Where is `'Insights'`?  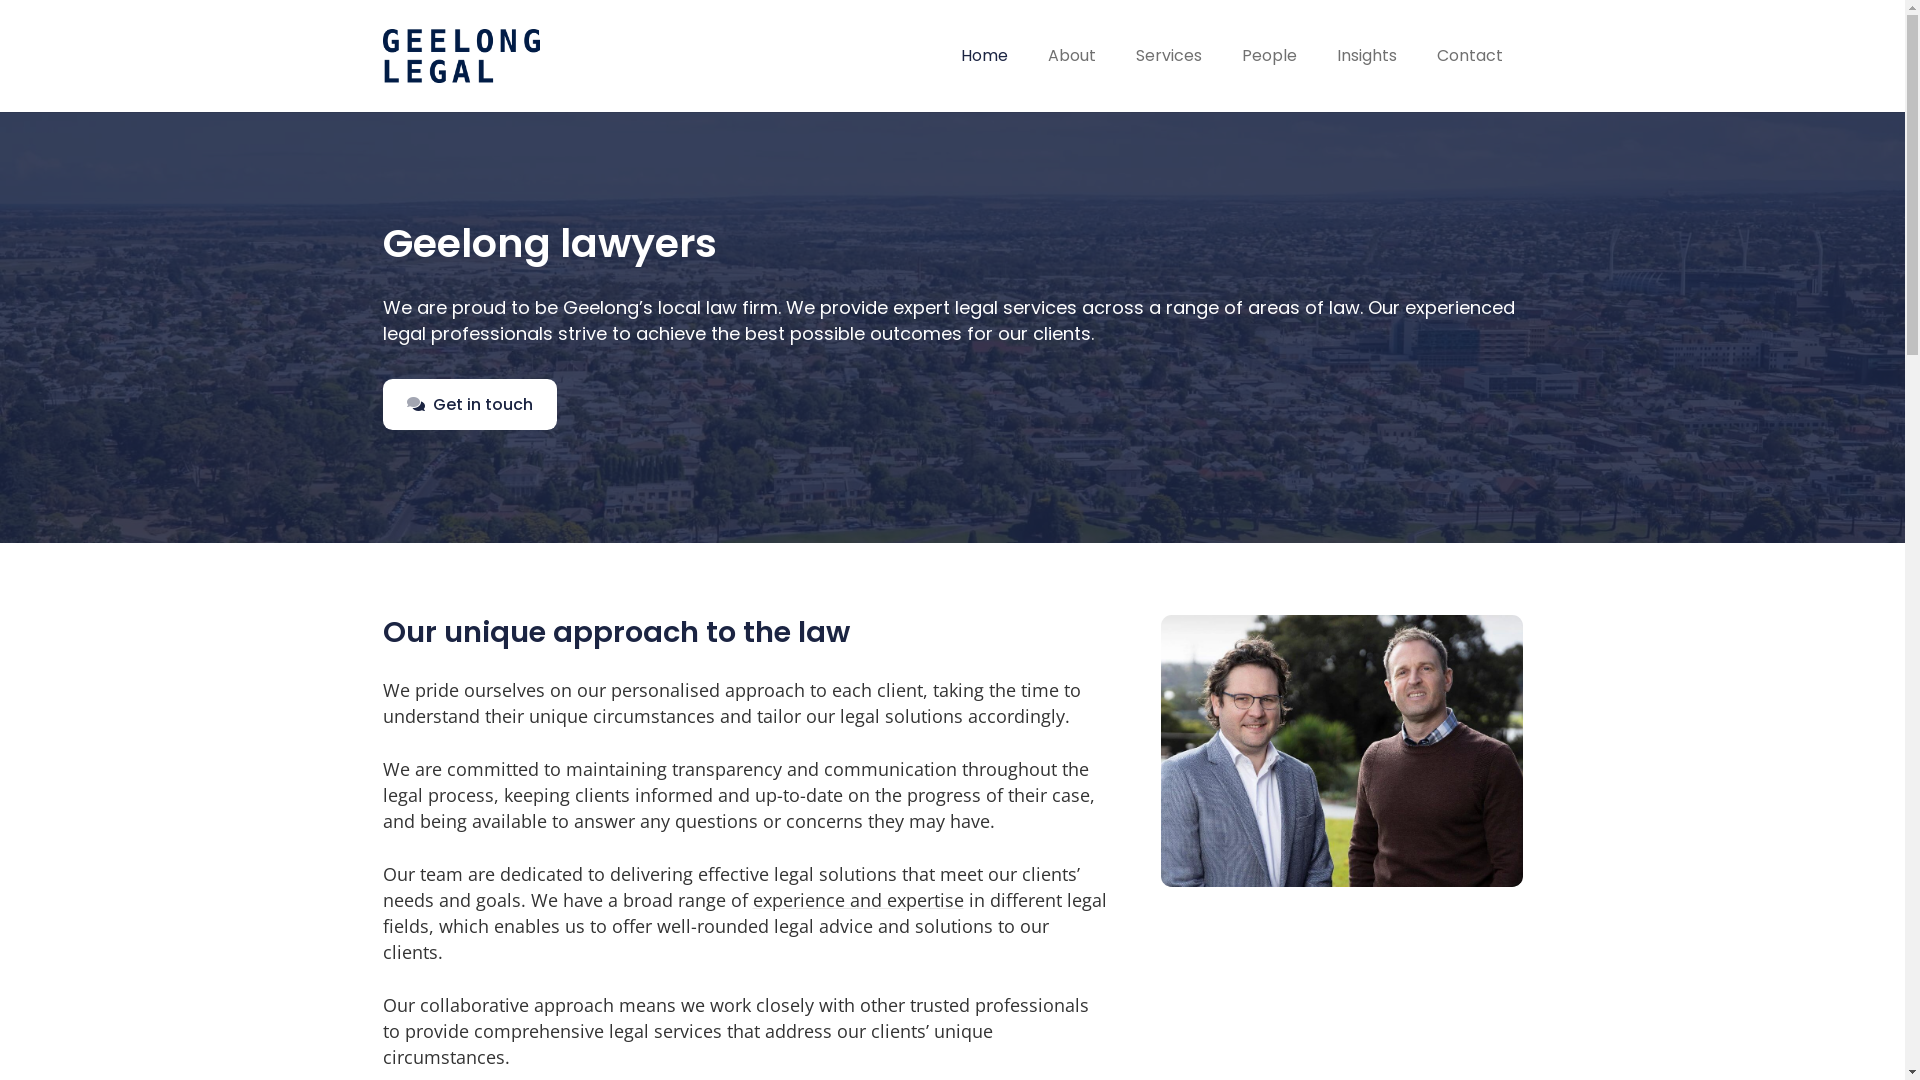 'Insights' is located at coordinates (1365, 55).